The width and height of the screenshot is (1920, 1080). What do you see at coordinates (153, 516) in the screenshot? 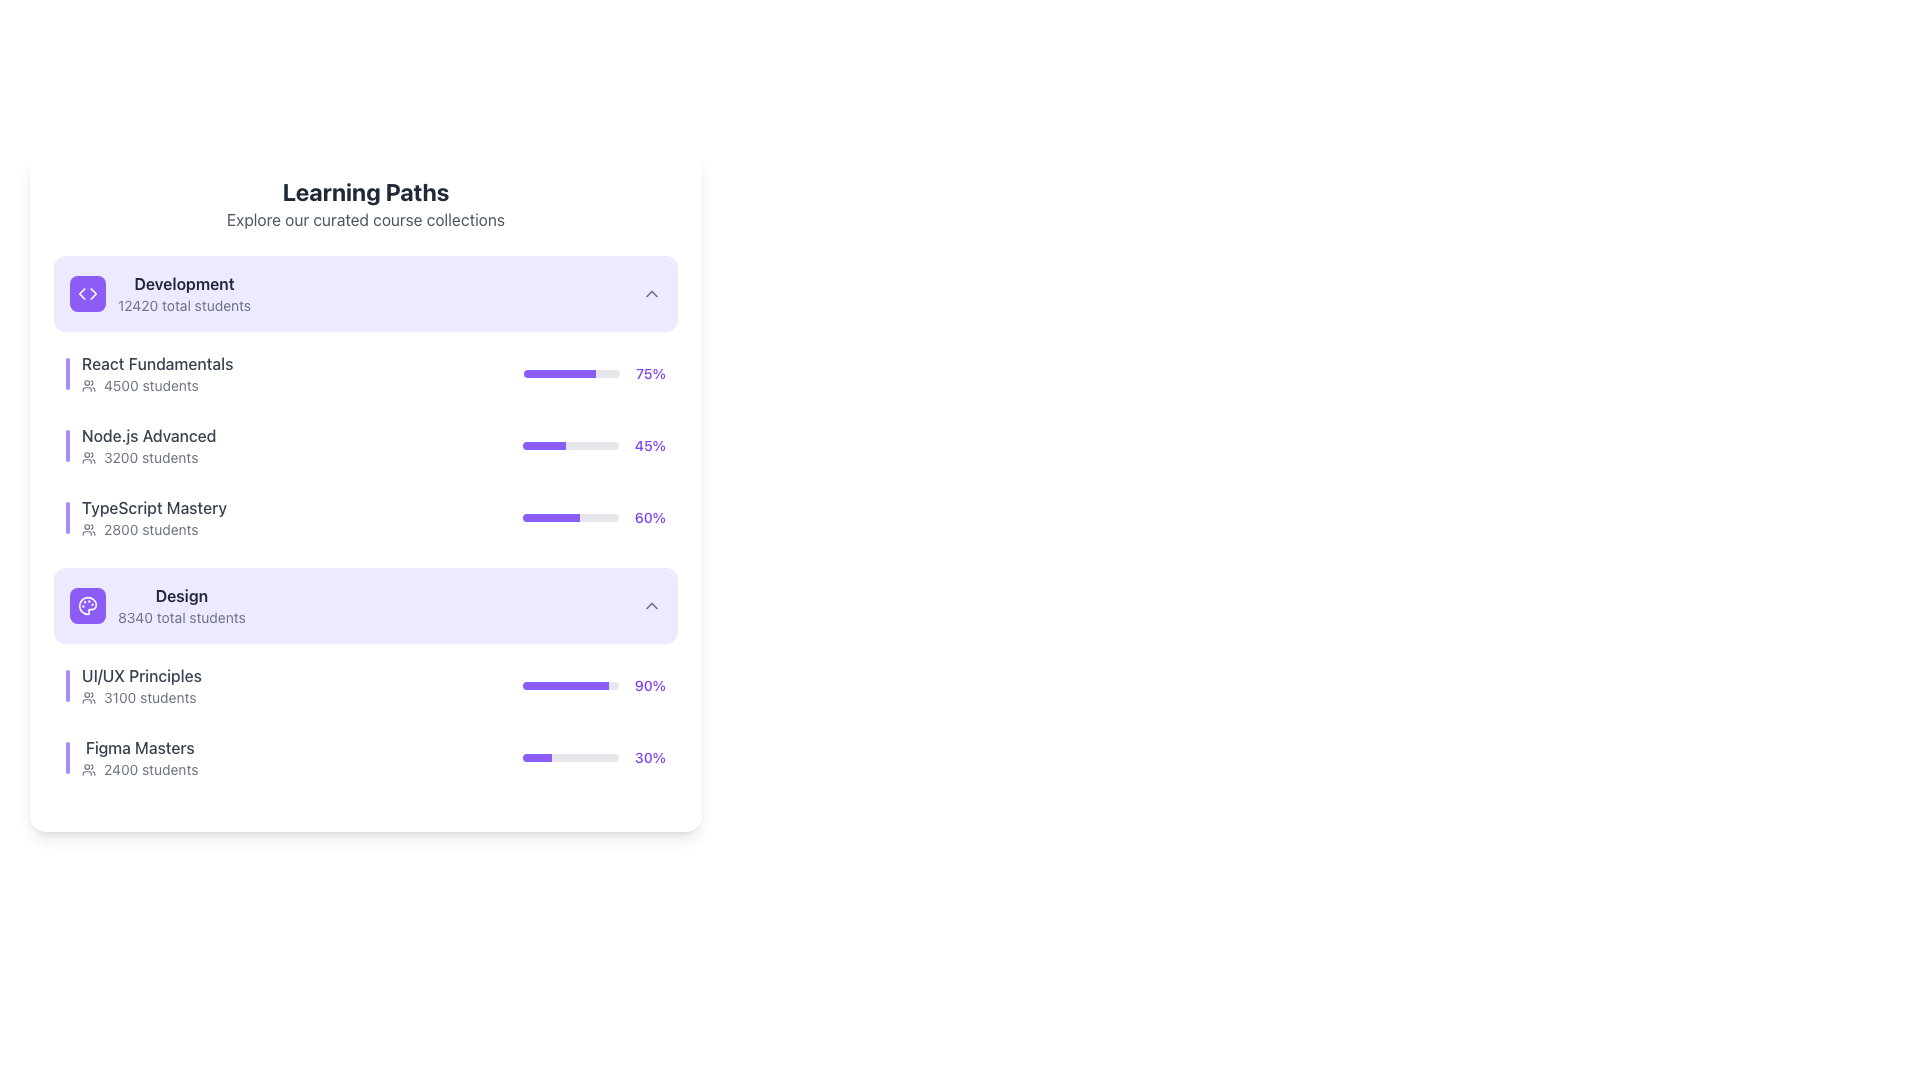
I see `the bold title 'TypeScript Mastery' of the Compound text label with hyperlink` at bounding box center [153, 516].